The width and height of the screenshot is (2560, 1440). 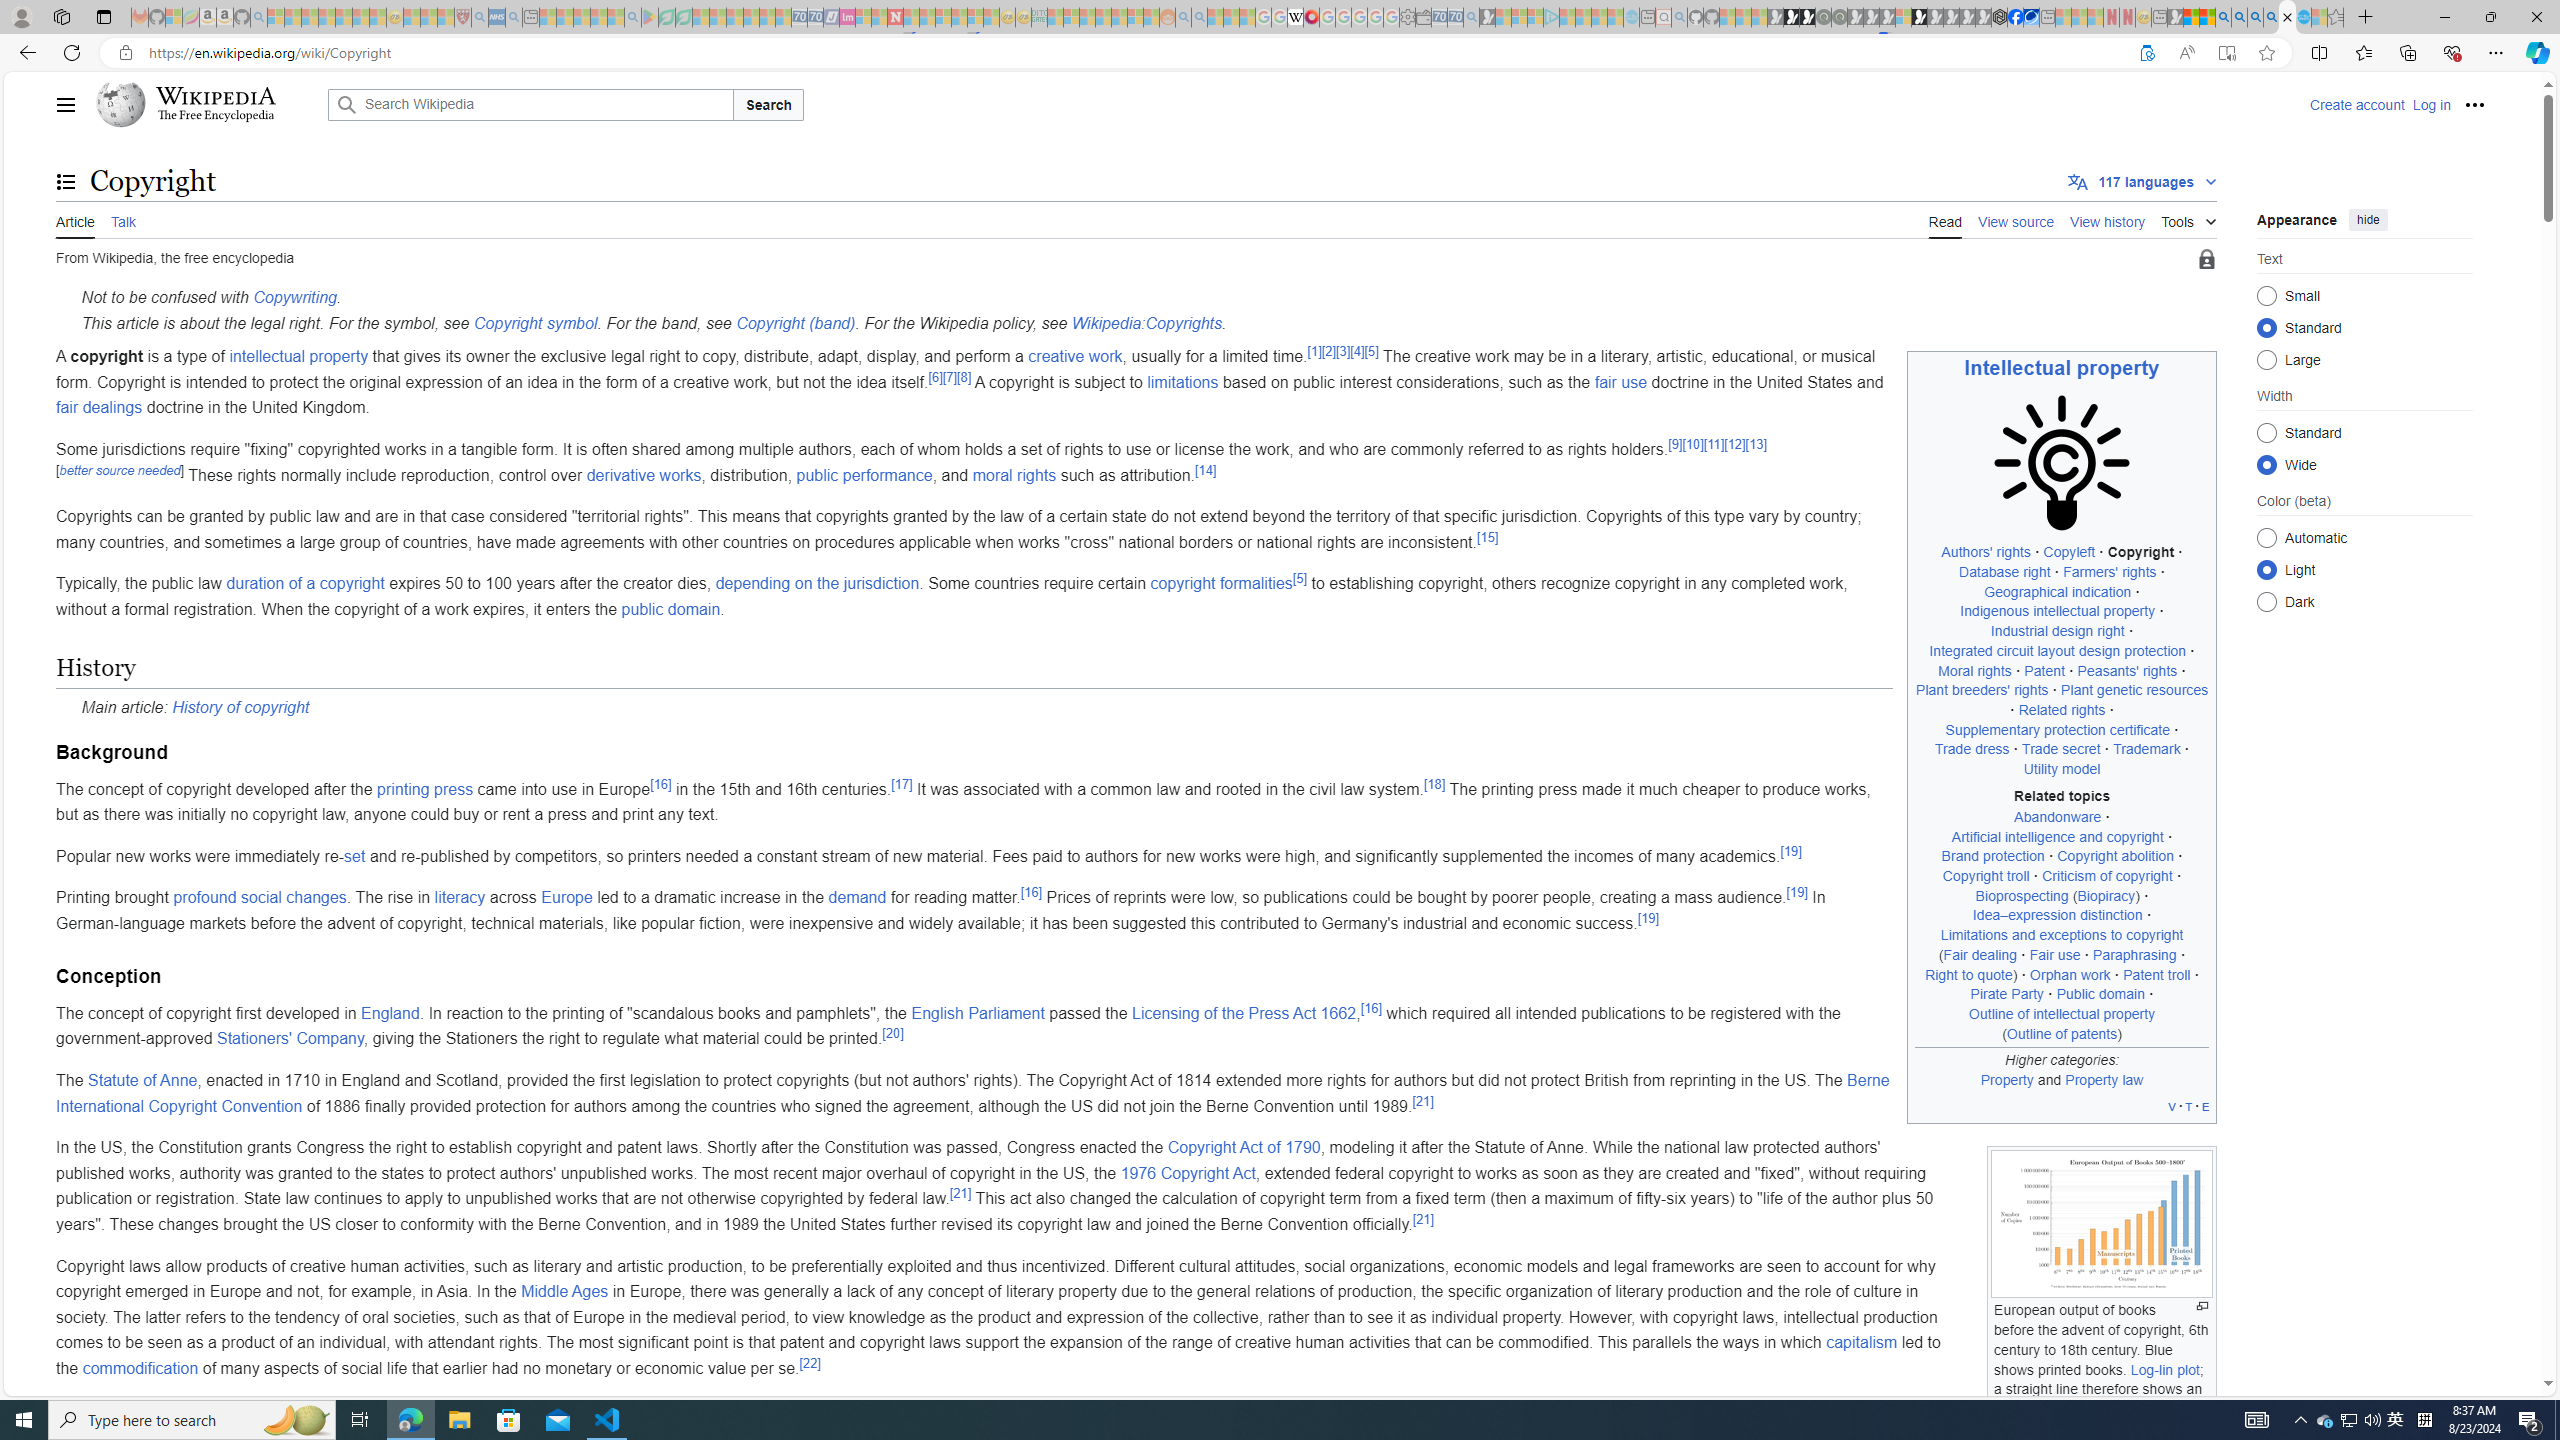 What do you see at coordinates (566, 896) in the screenshot?
I see `'Europe'` at bounding box center [566, 896].